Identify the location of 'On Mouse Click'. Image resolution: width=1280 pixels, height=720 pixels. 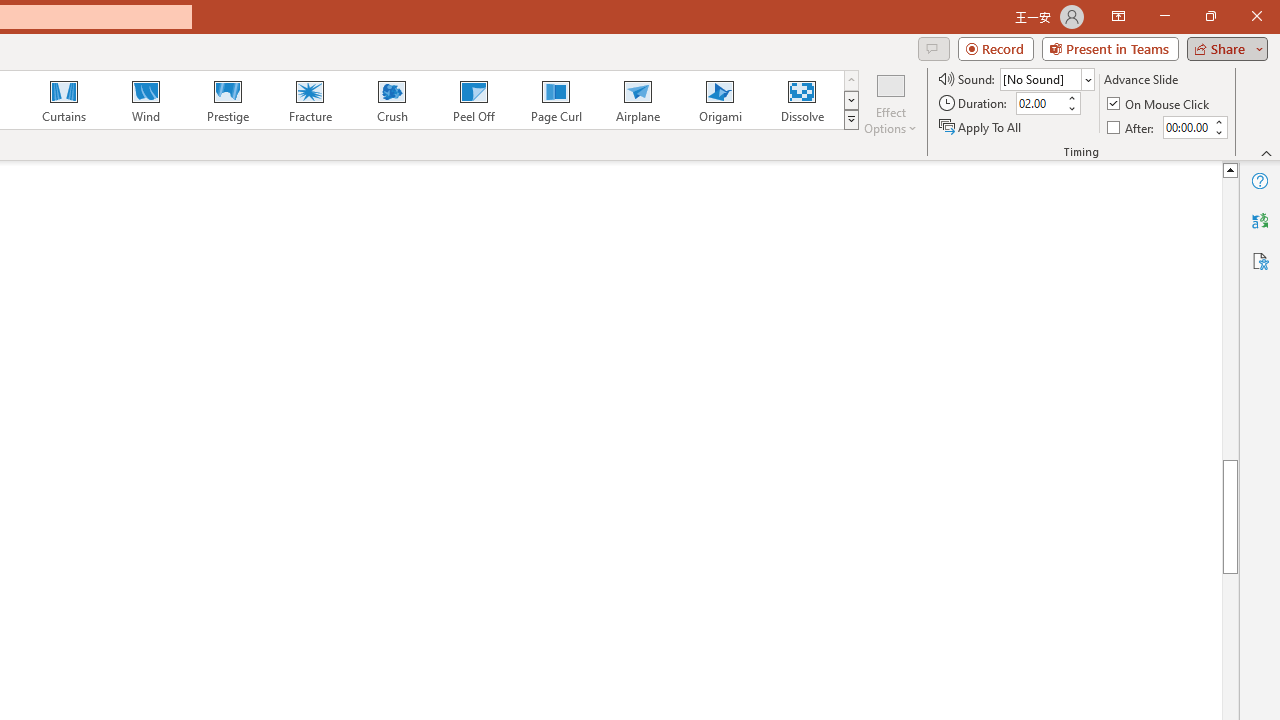
(1159, 103).